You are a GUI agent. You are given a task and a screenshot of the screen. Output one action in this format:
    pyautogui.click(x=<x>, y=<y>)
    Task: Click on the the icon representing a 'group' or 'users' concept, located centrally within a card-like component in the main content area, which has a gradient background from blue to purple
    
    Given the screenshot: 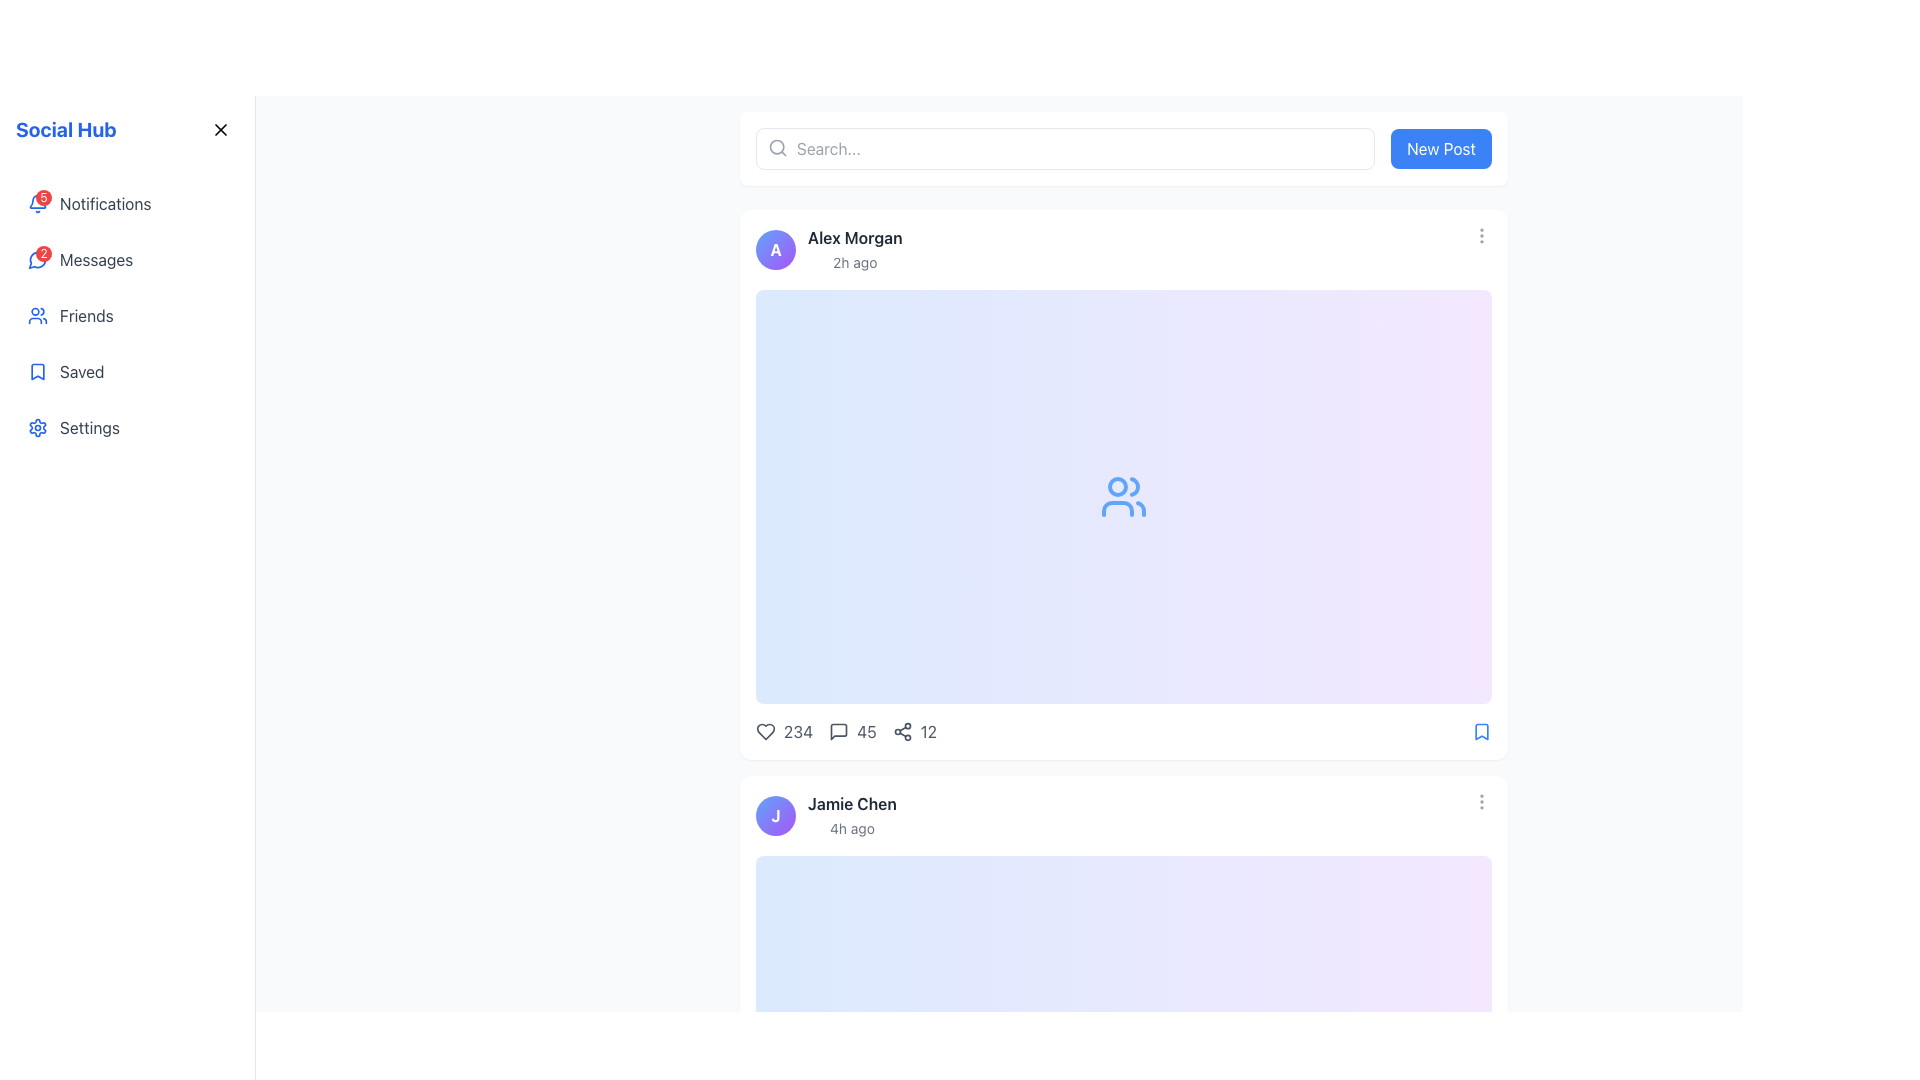 What is the action you would take?
    pyautogui.click(x=1123, y=496)
    